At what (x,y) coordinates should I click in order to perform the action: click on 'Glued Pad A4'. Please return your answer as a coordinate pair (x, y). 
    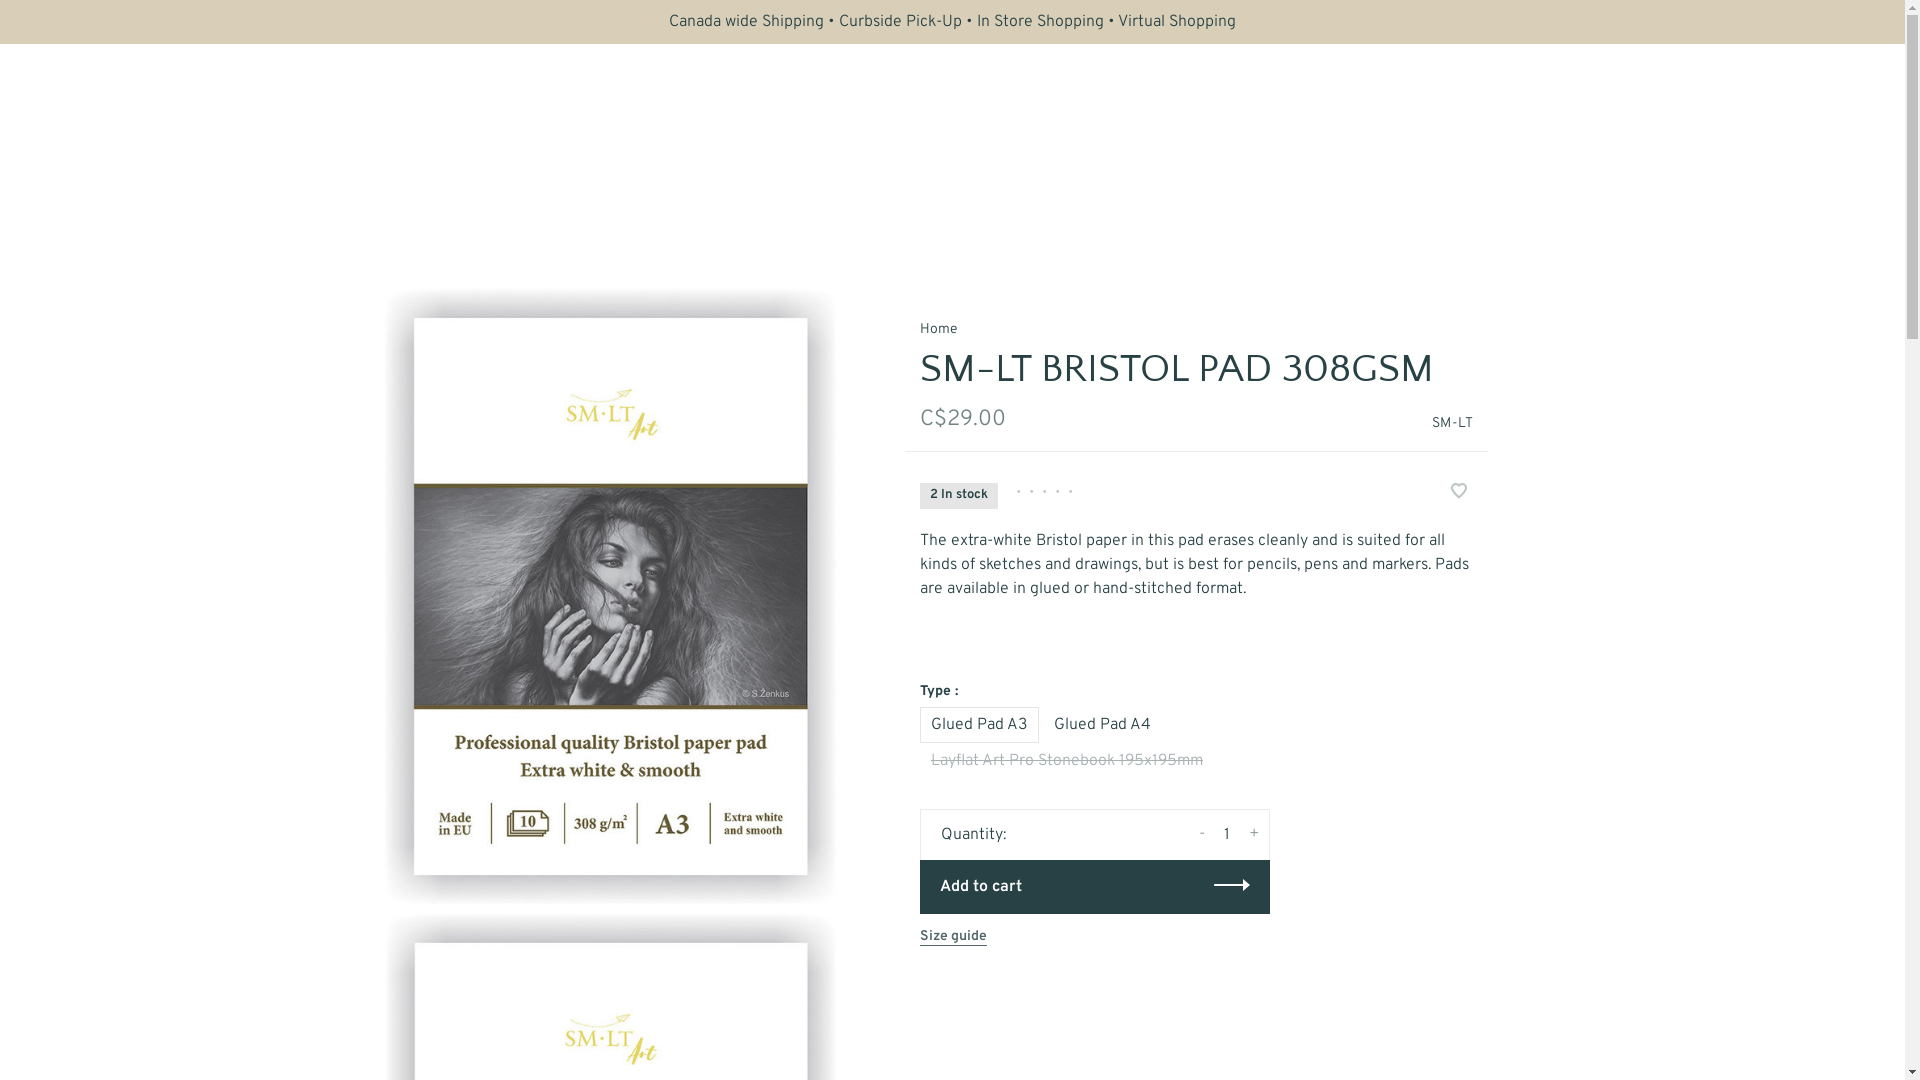
    Looking at the image, I should click on (1041, 724).